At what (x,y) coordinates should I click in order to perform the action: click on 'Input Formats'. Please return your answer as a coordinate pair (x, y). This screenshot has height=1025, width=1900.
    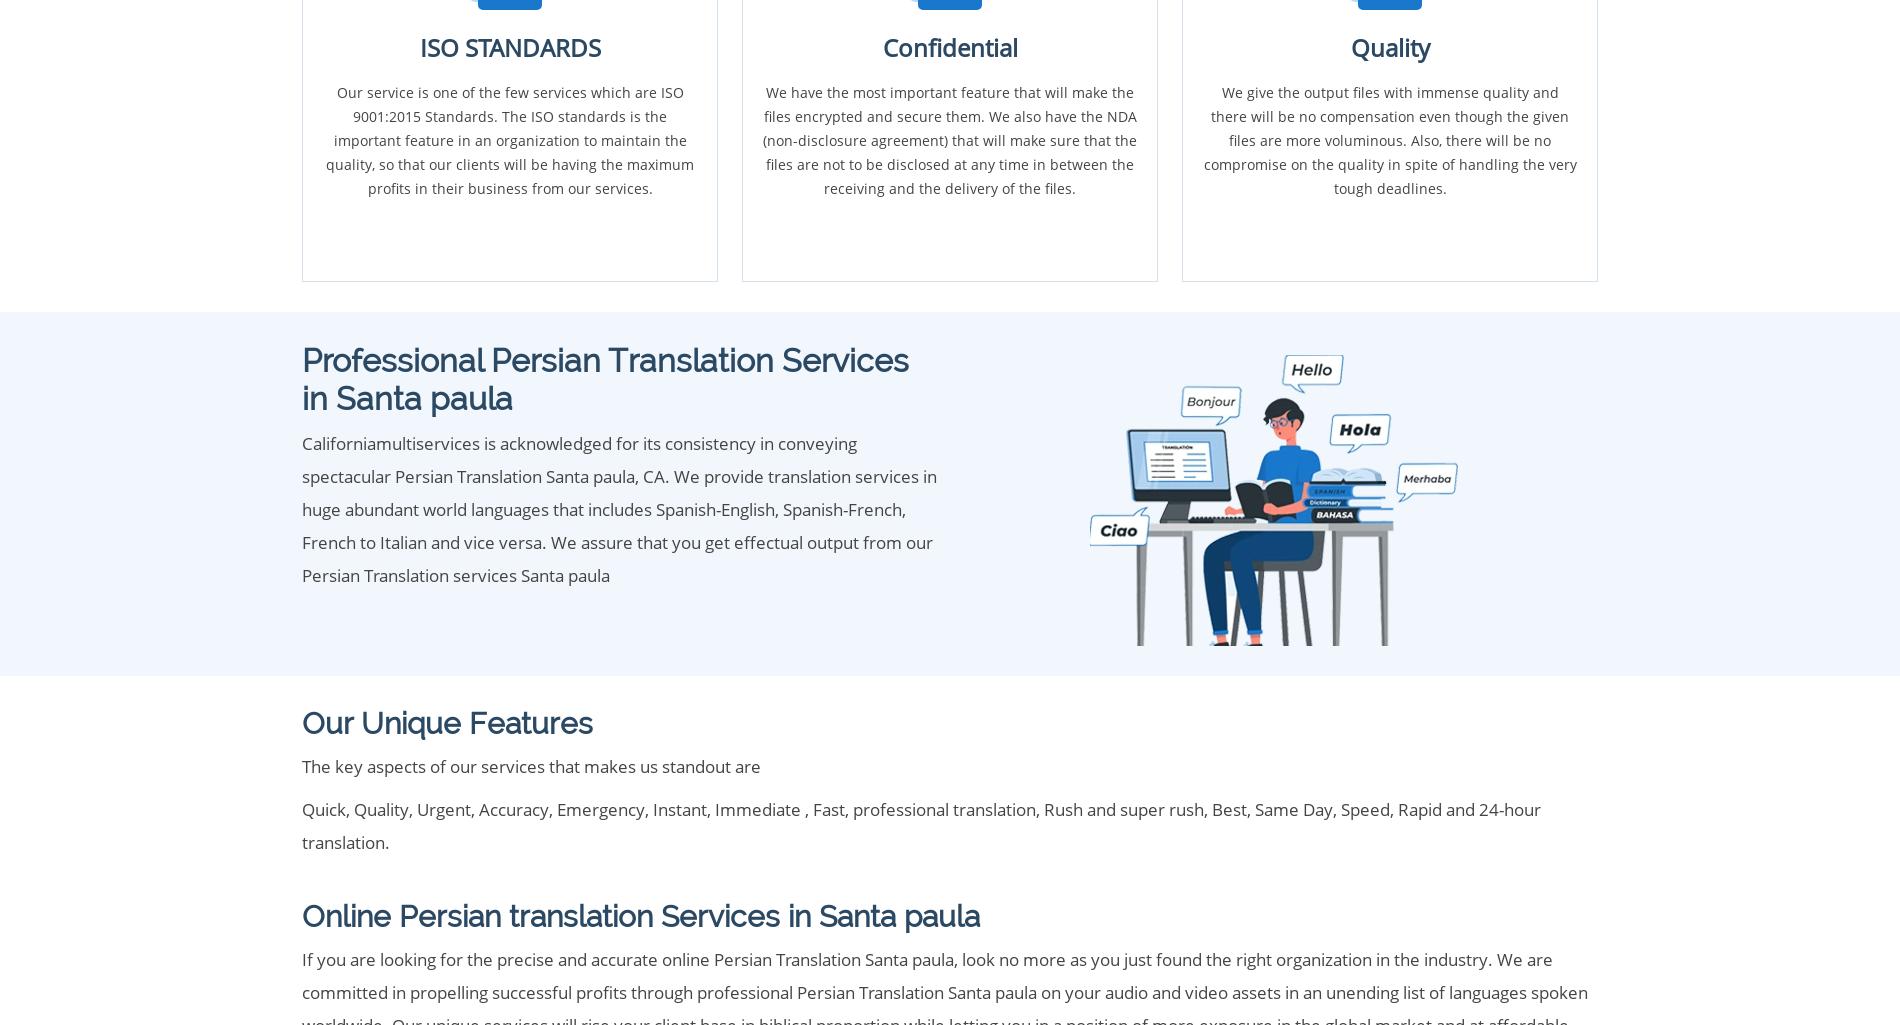
    Looking at the image, I should click on (310, 678).